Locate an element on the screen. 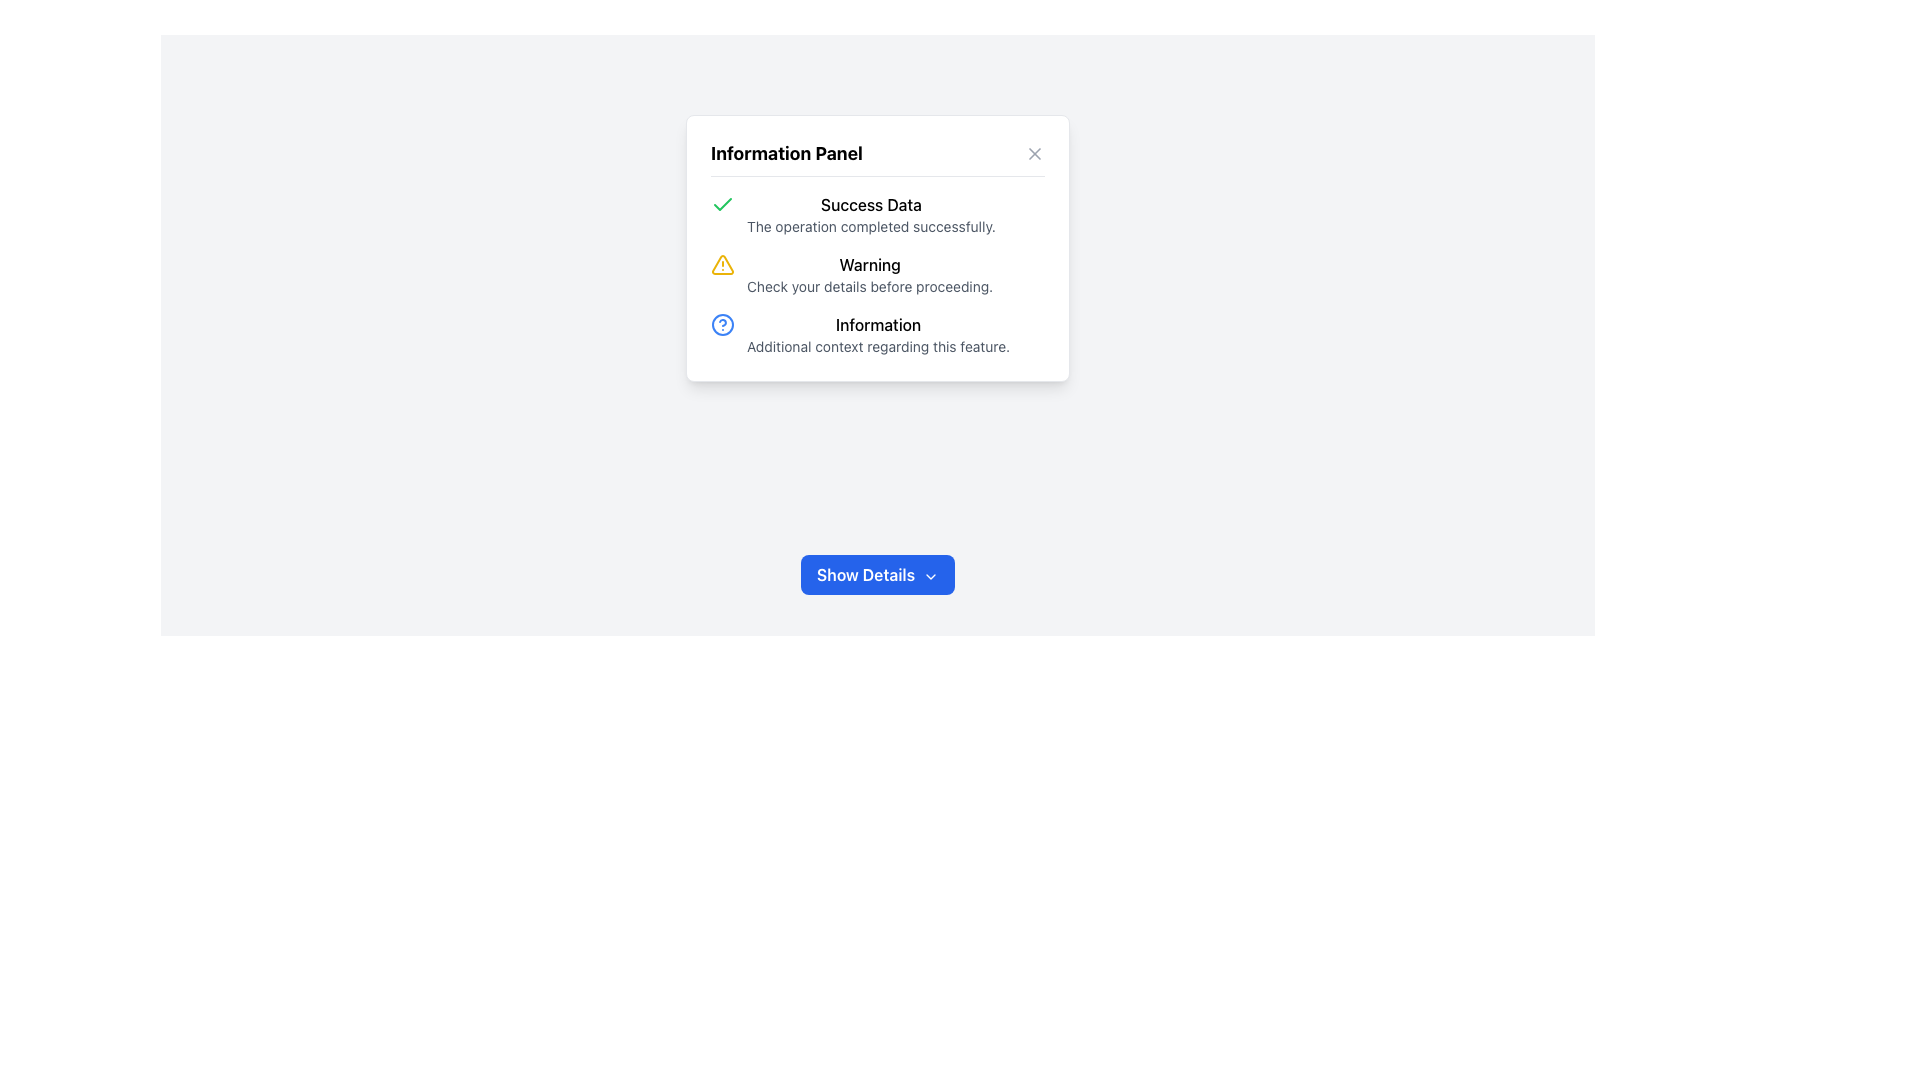 The width and height of the screenshot is (1920, 1080). the green checkmark icon located to the left of the 'Success Data' text in the 'Information Panel' is located at coordinates (722, 204).